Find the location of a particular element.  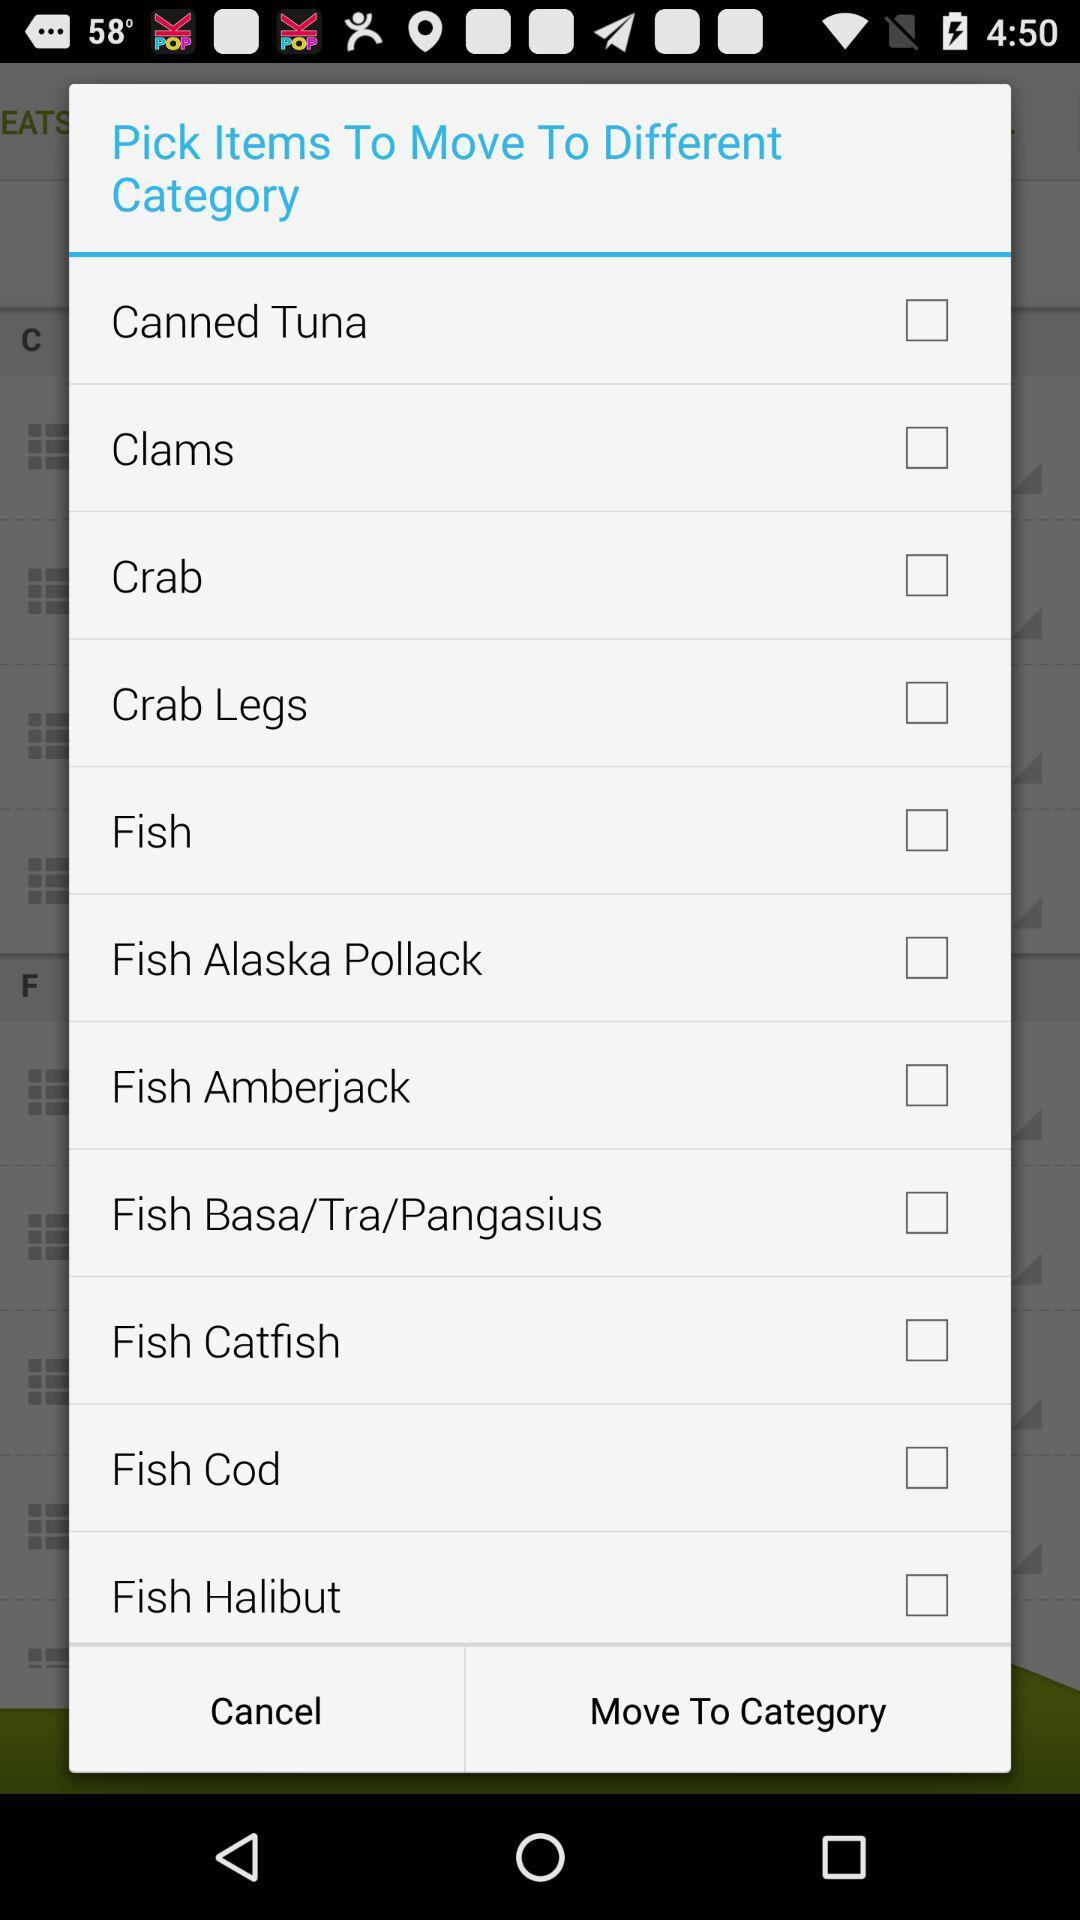

icon next to move to category is located at coordinates (265, 1708).